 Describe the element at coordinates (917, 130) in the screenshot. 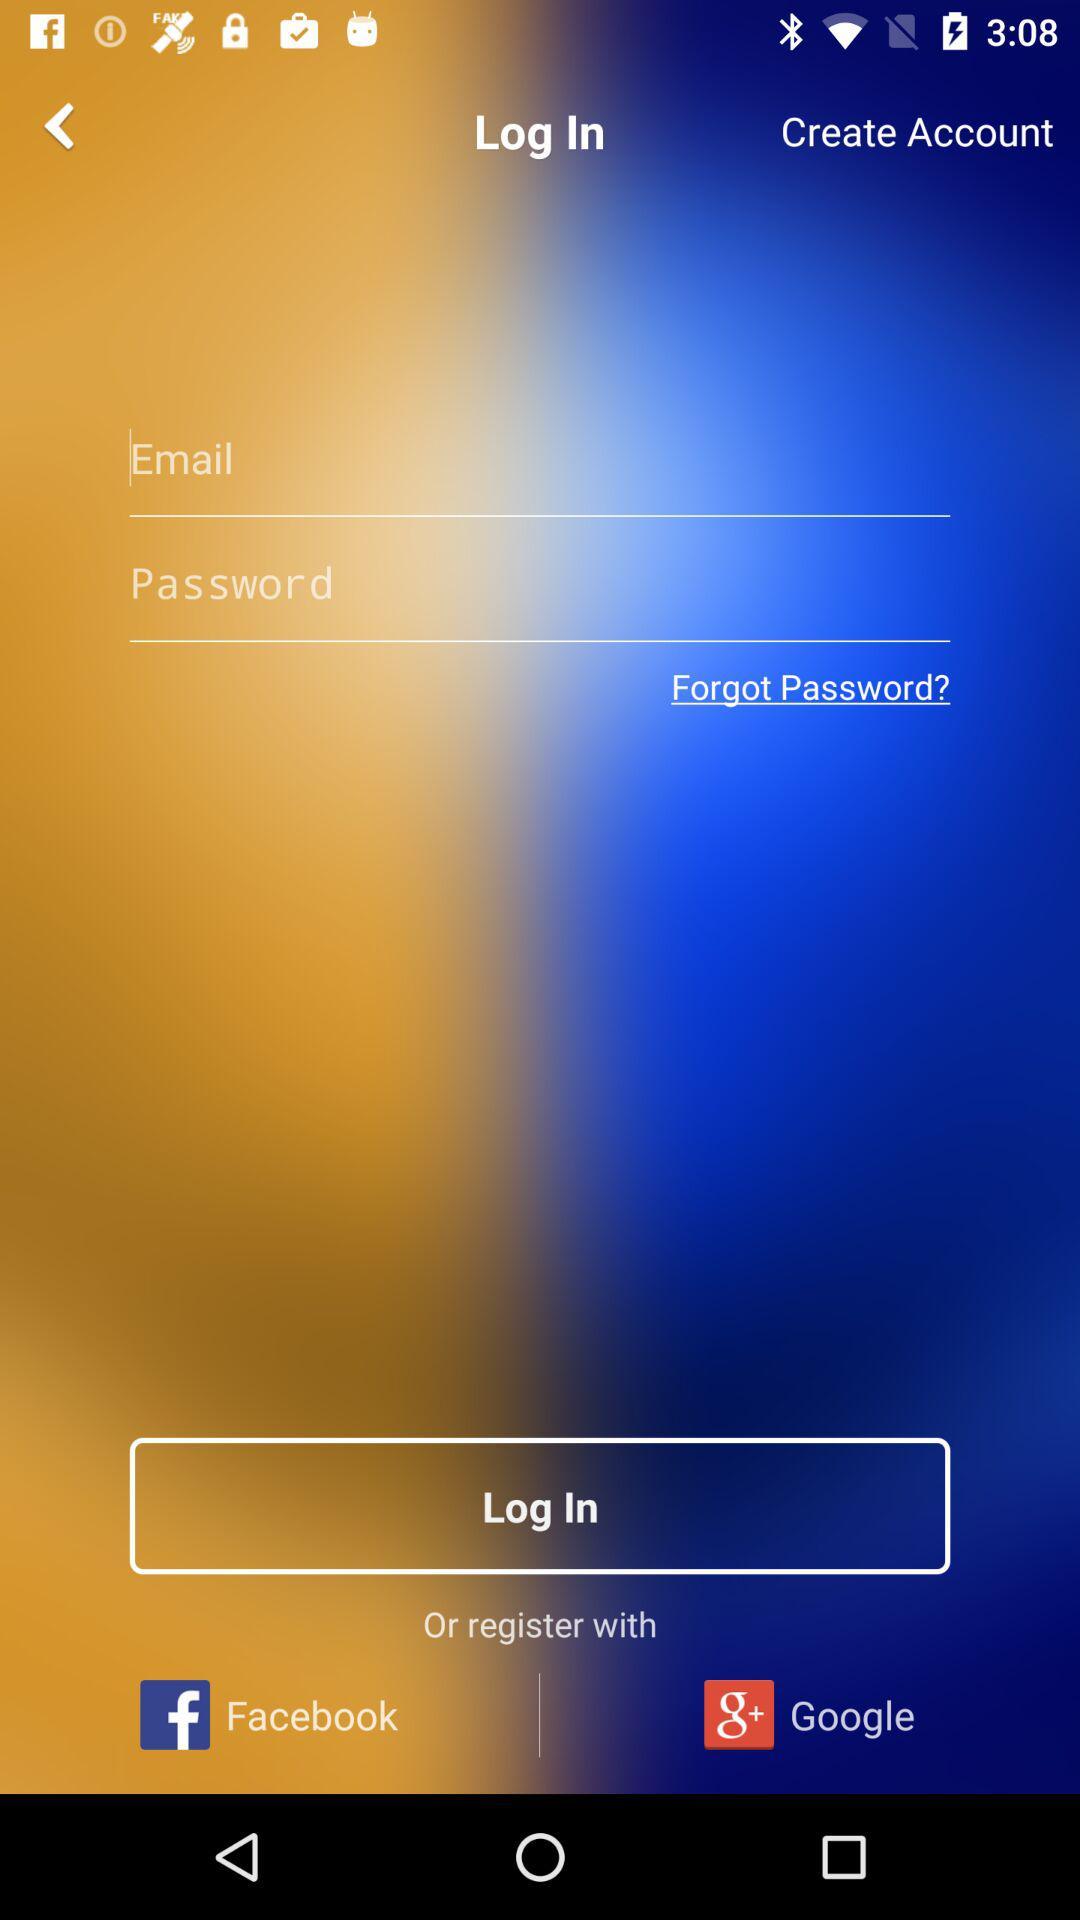

I see `the app next to log in item` at that location.